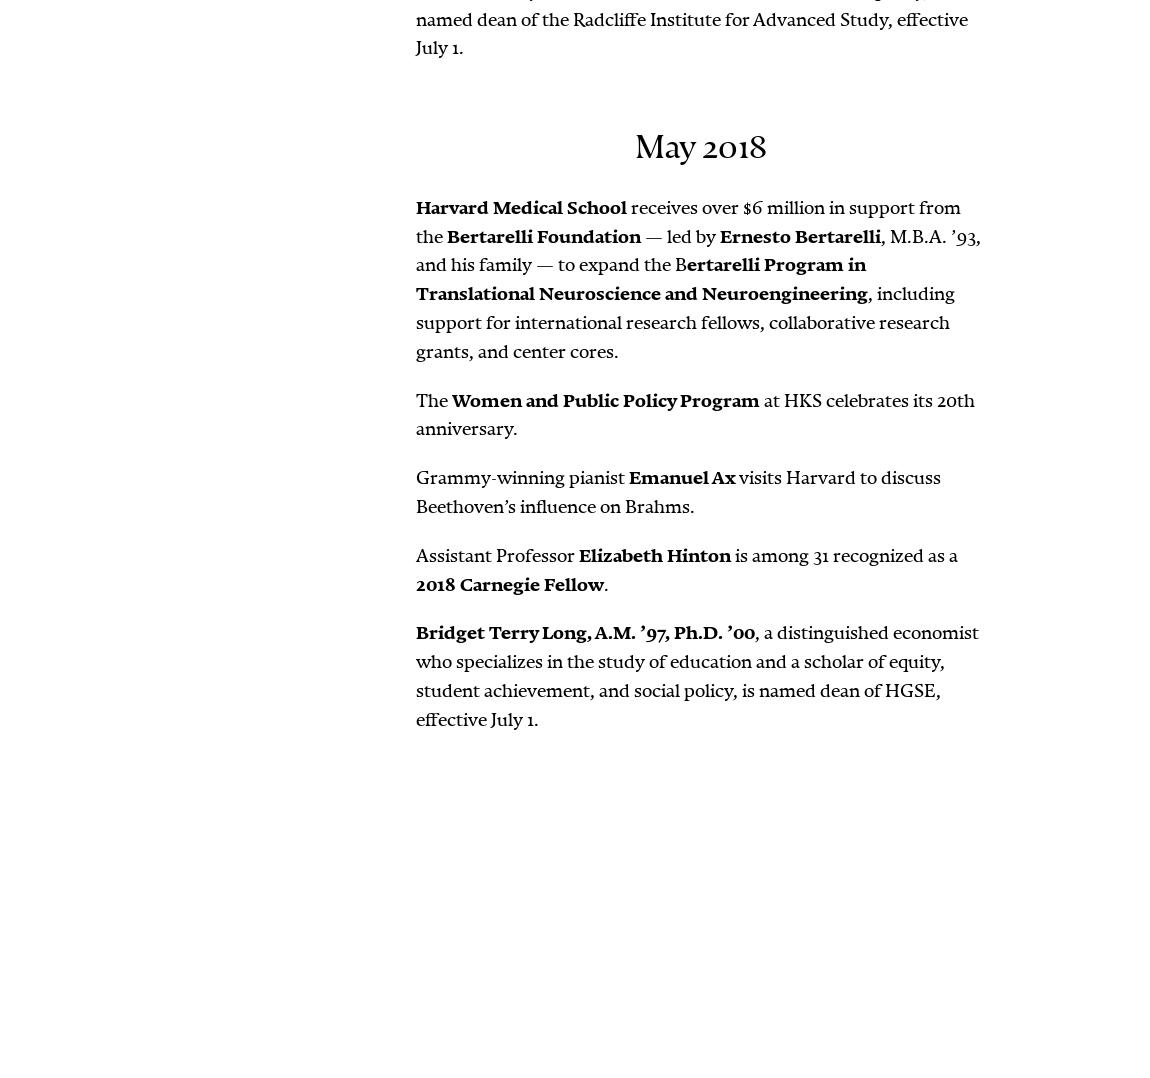 Image resolution: width=1150 pixels, height=1078 pixels. Describe the element at coordinates (605, 399) in the screenshot. I see `'Women and Public Policy Program'` at that location.